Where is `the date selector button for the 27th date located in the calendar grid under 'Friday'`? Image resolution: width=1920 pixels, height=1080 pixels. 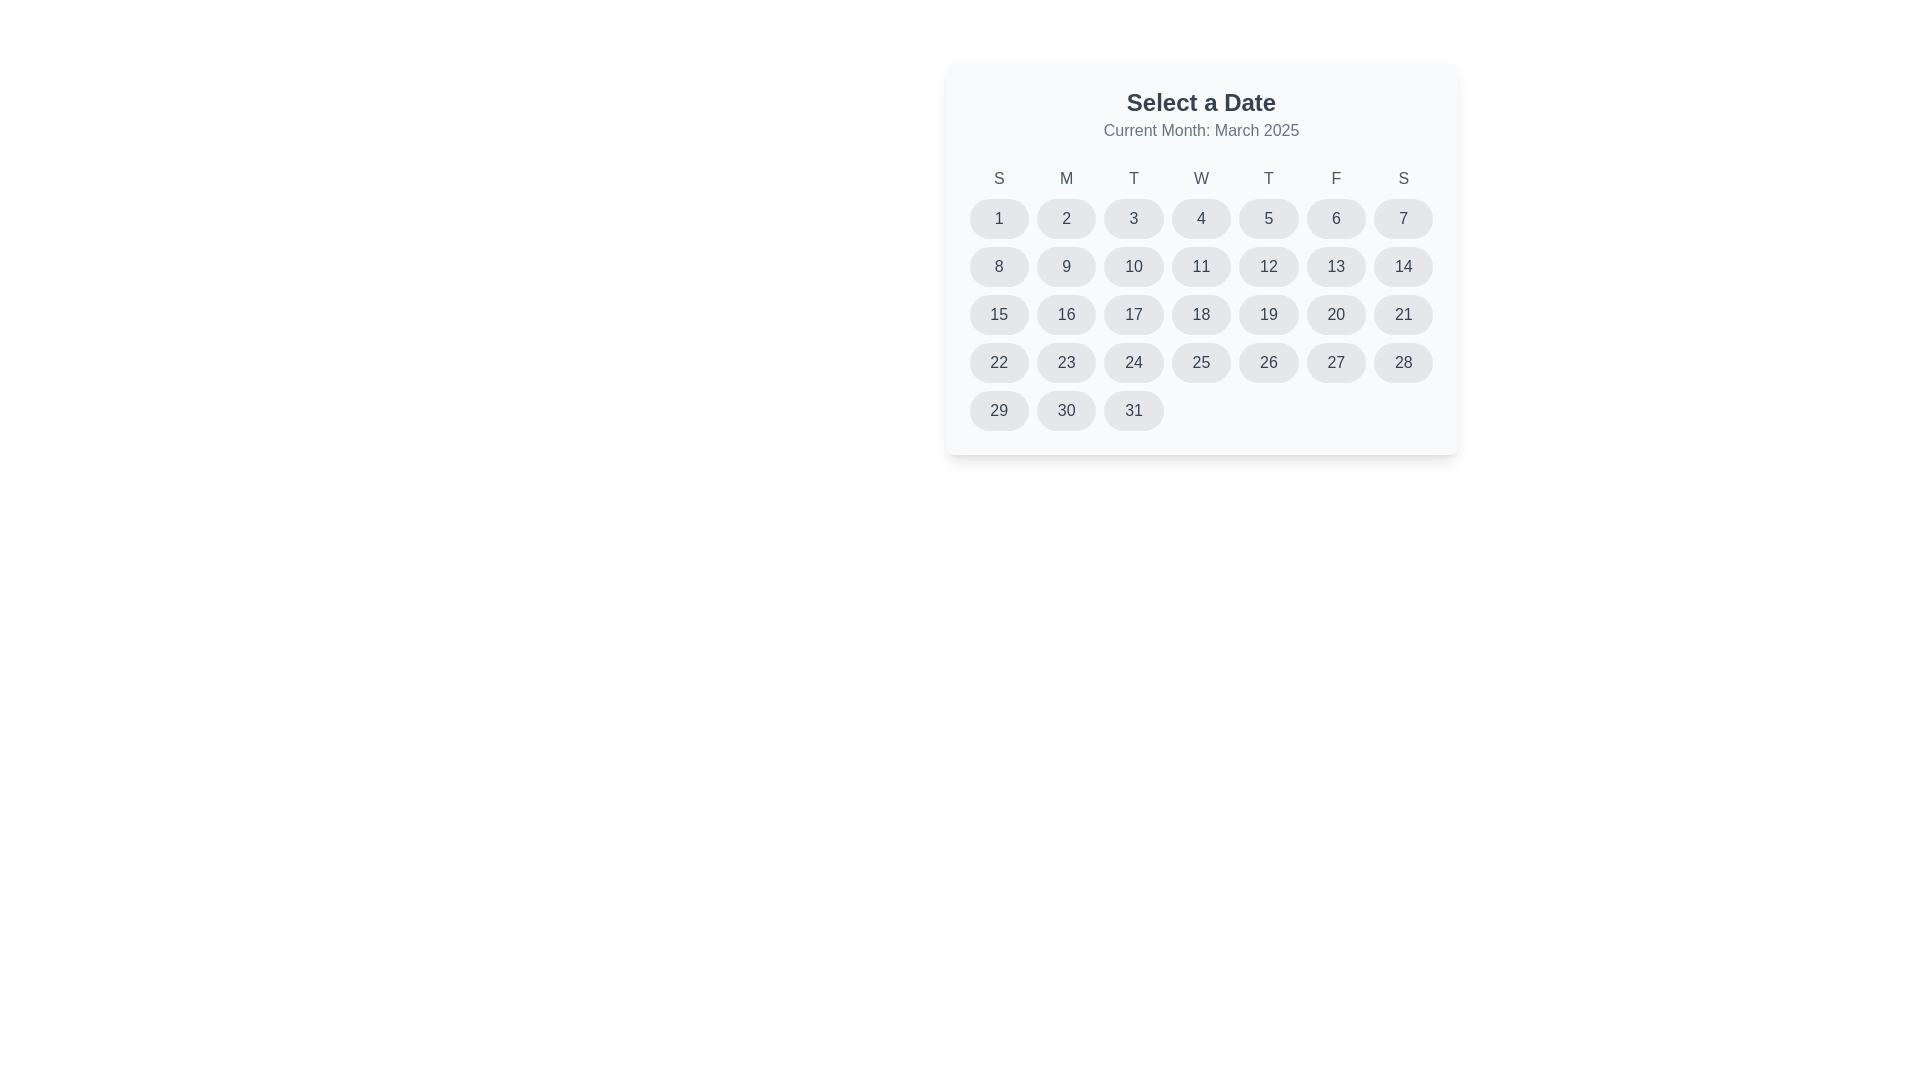
the date selector button for the 27th date located in the calendar grid under 'Friday' is located at coordinates (1335, 362).